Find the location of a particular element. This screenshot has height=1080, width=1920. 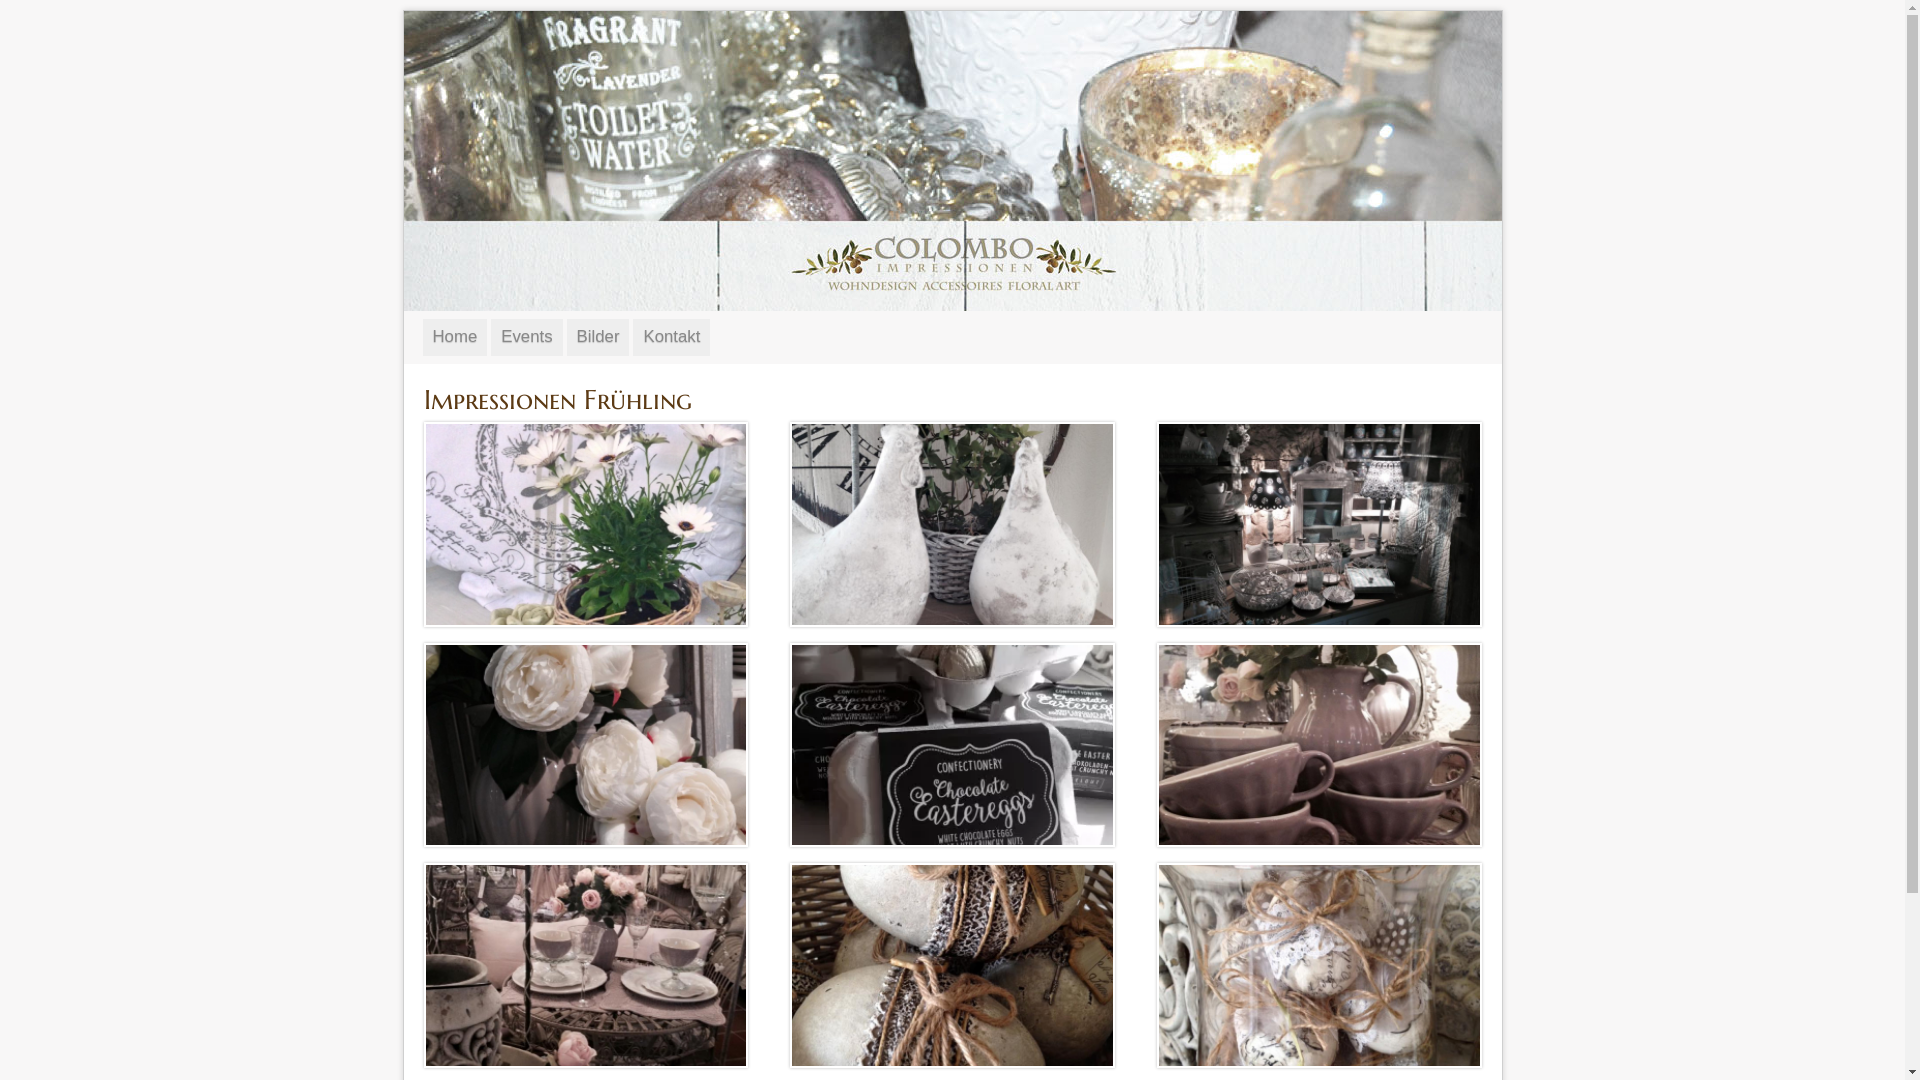

'Home' is located at coordinates (453, 336).